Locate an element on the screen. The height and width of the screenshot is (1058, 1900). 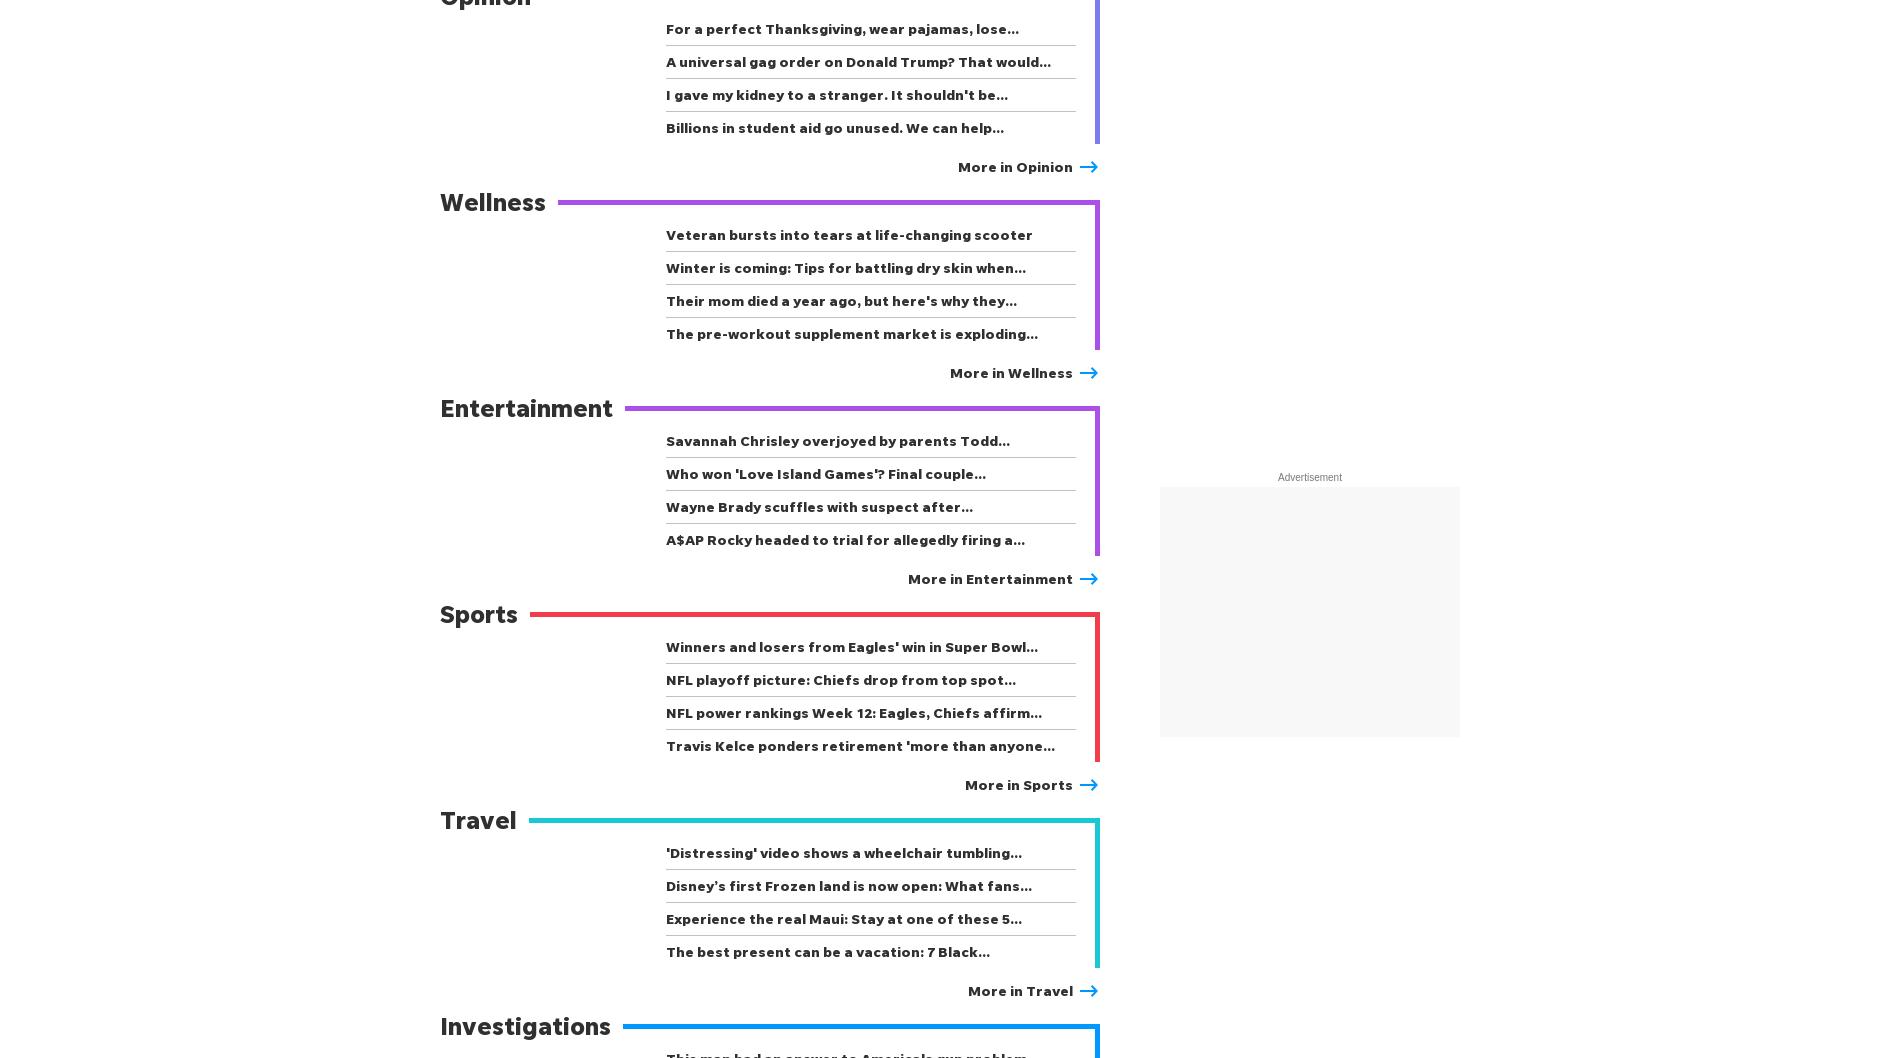
'Winners and losers from Eagles' win in Super Bowl…' is located at coordinates (850, 645).